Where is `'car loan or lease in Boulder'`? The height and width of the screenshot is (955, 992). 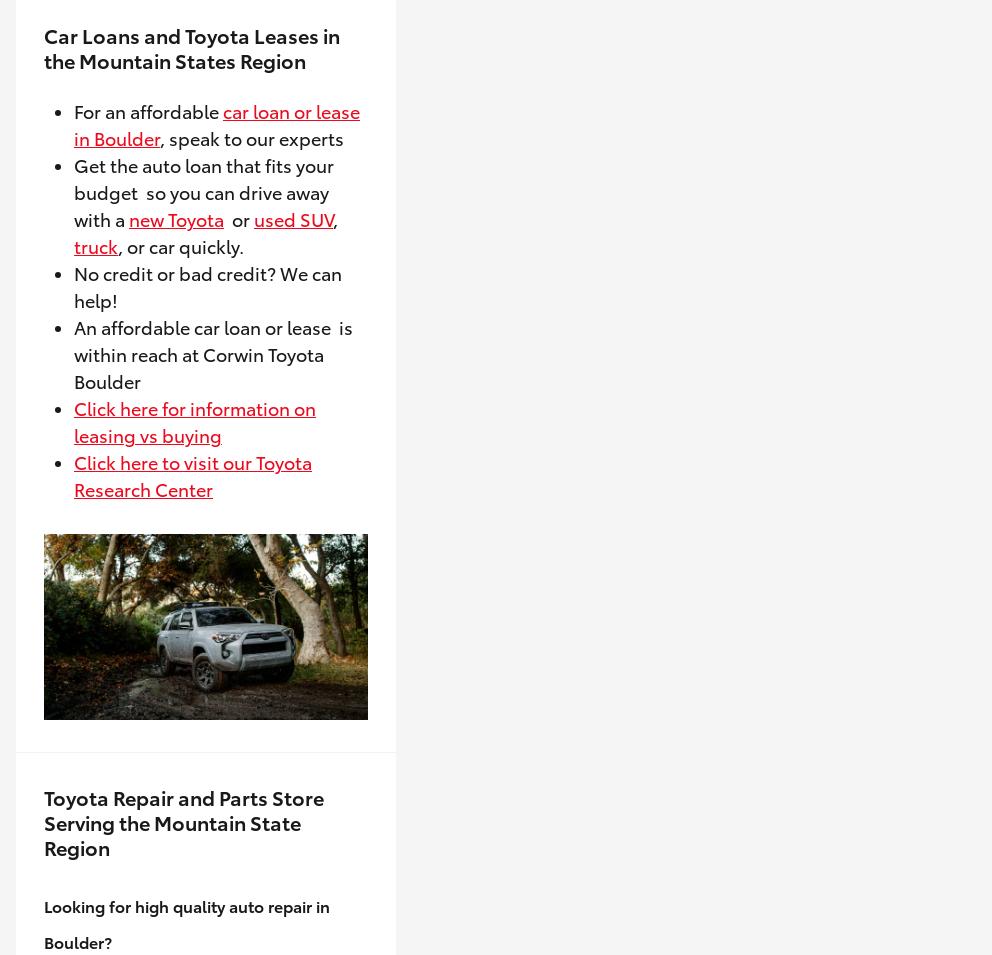 'car loan or lease in Boulder' is located at coordinates (217, 122).